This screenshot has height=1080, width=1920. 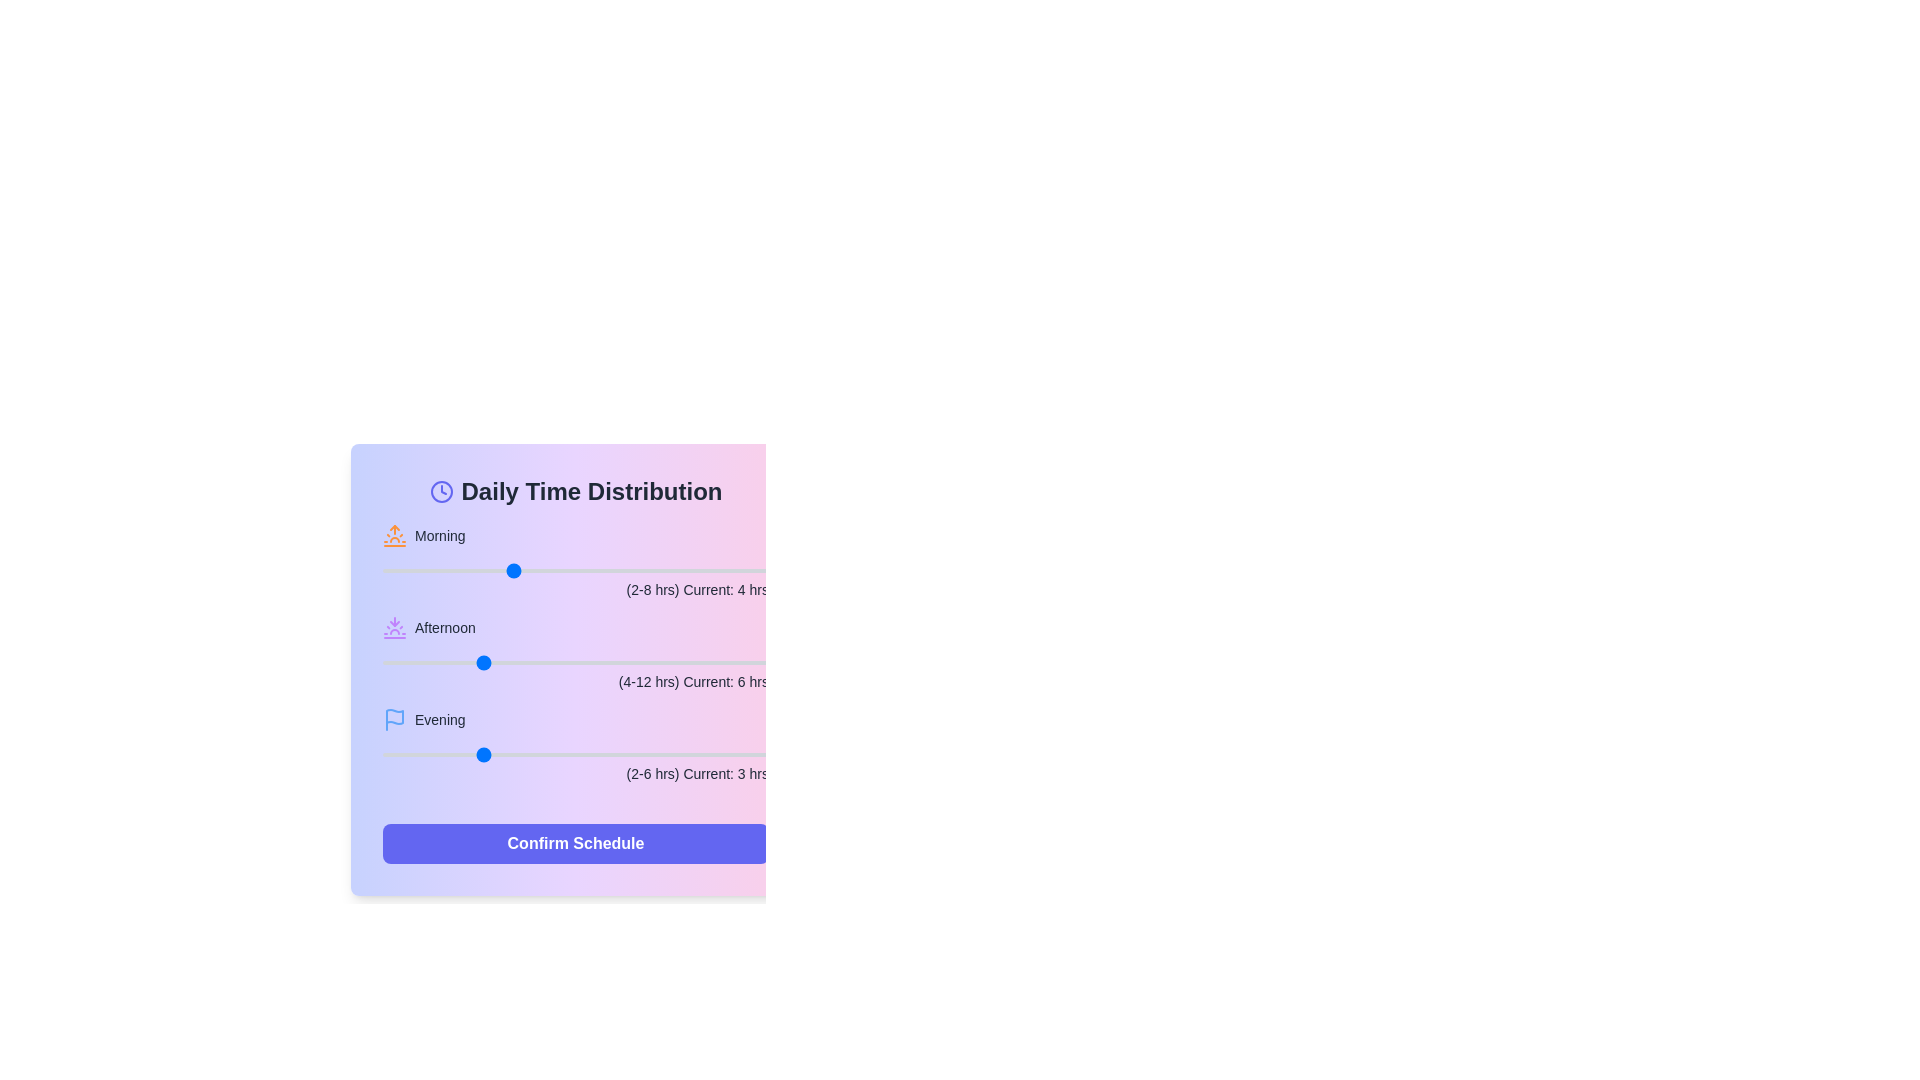 What do you see at coordinates (394, 535) in the screenshot?
I see `the orange sunrise icon located to the left of the 'Morning' text in the 'Daily Time Distribution' section` at bounding box center [394, 535].